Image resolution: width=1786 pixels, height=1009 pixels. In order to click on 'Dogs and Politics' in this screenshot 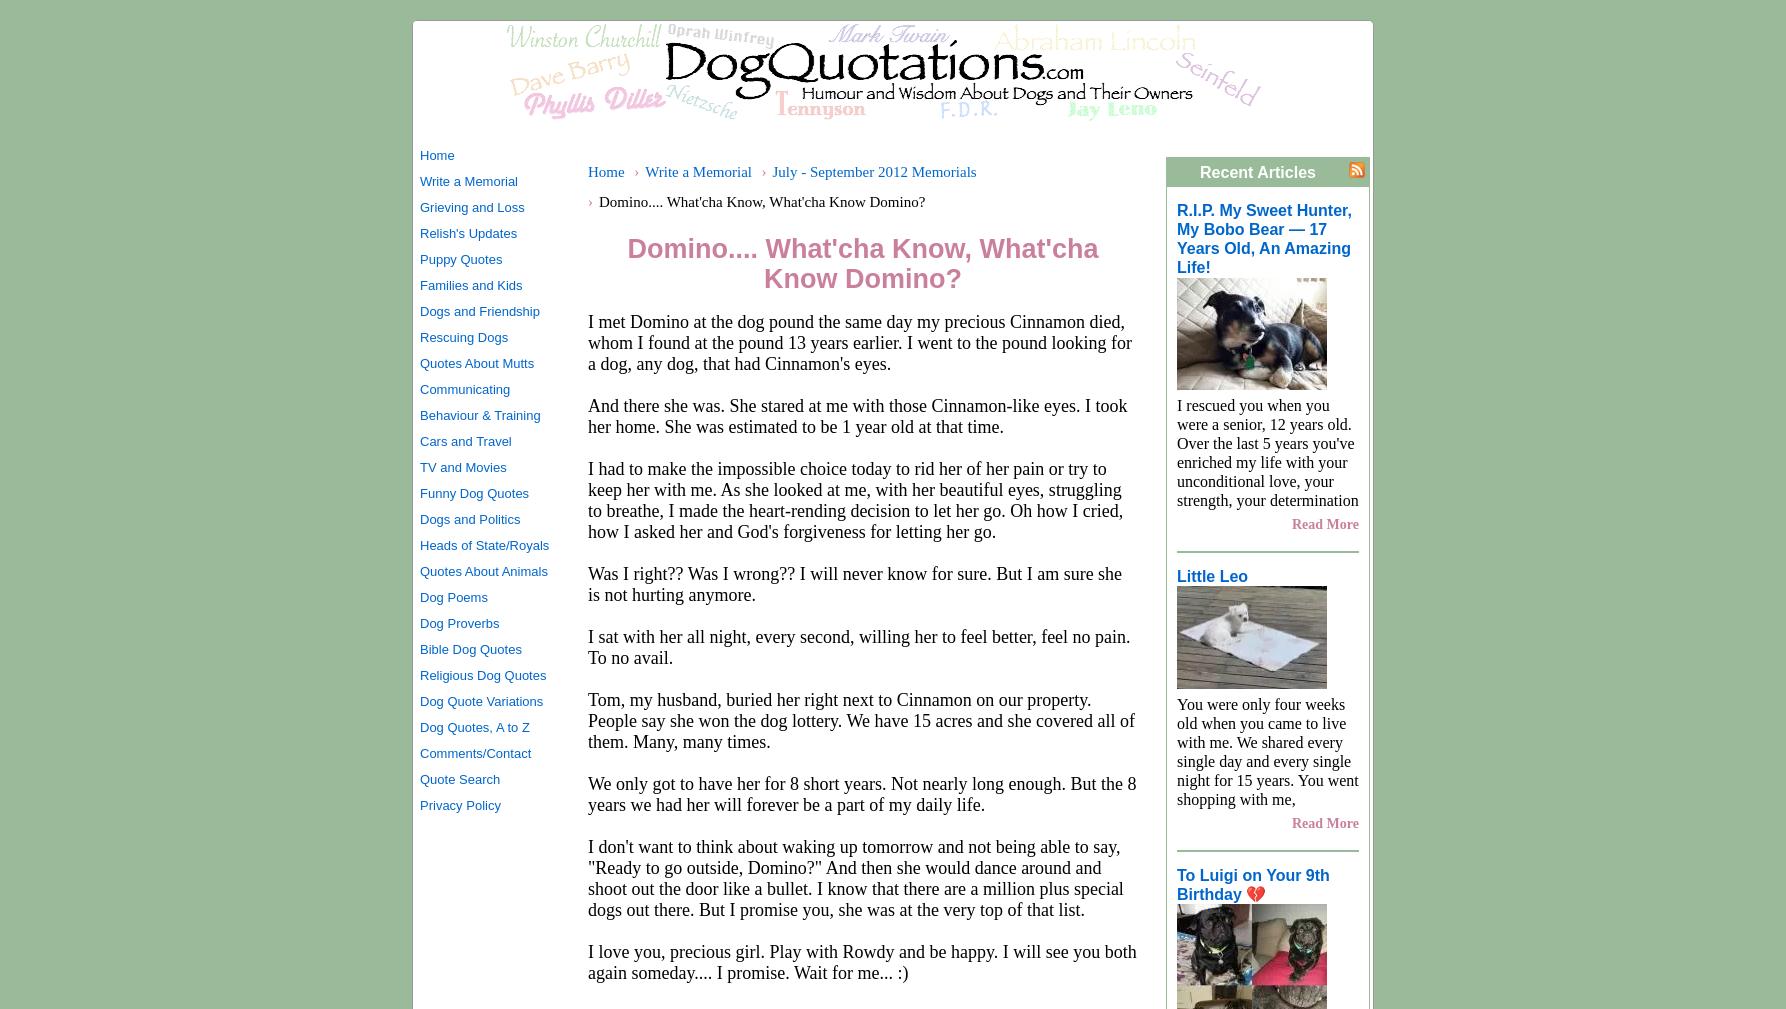, I will do `click(469, 519)`.